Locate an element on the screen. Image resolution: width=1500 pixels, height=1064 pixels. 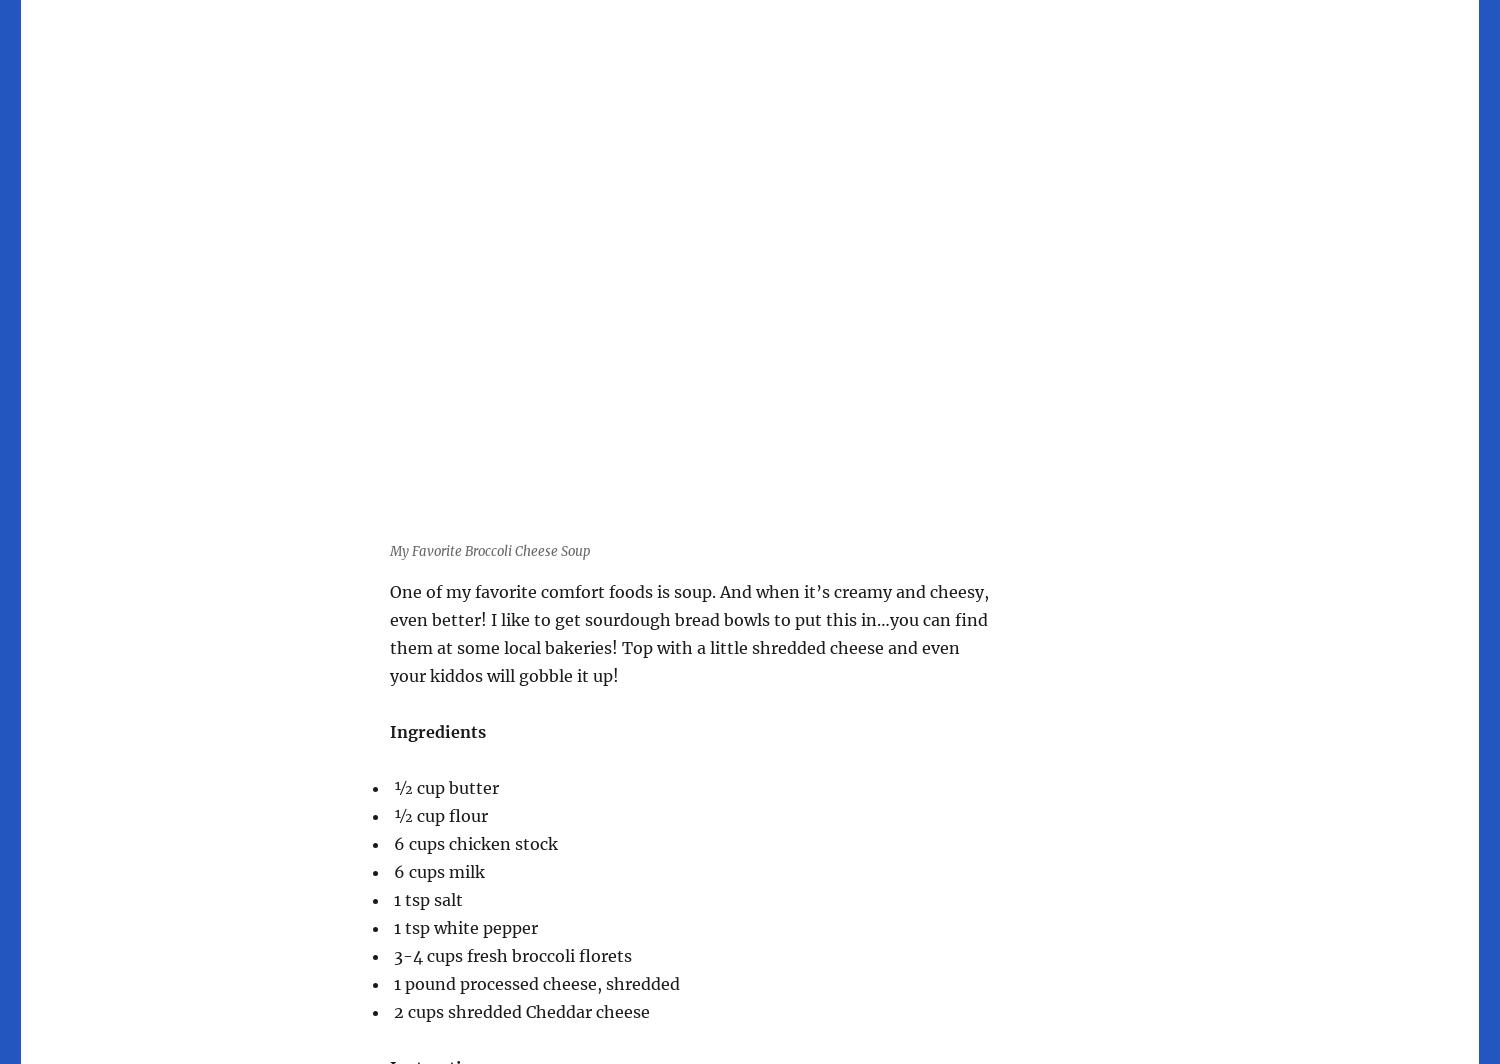
'3-4 cups fresh broccoli florets' is located at coordinates (511, 956).